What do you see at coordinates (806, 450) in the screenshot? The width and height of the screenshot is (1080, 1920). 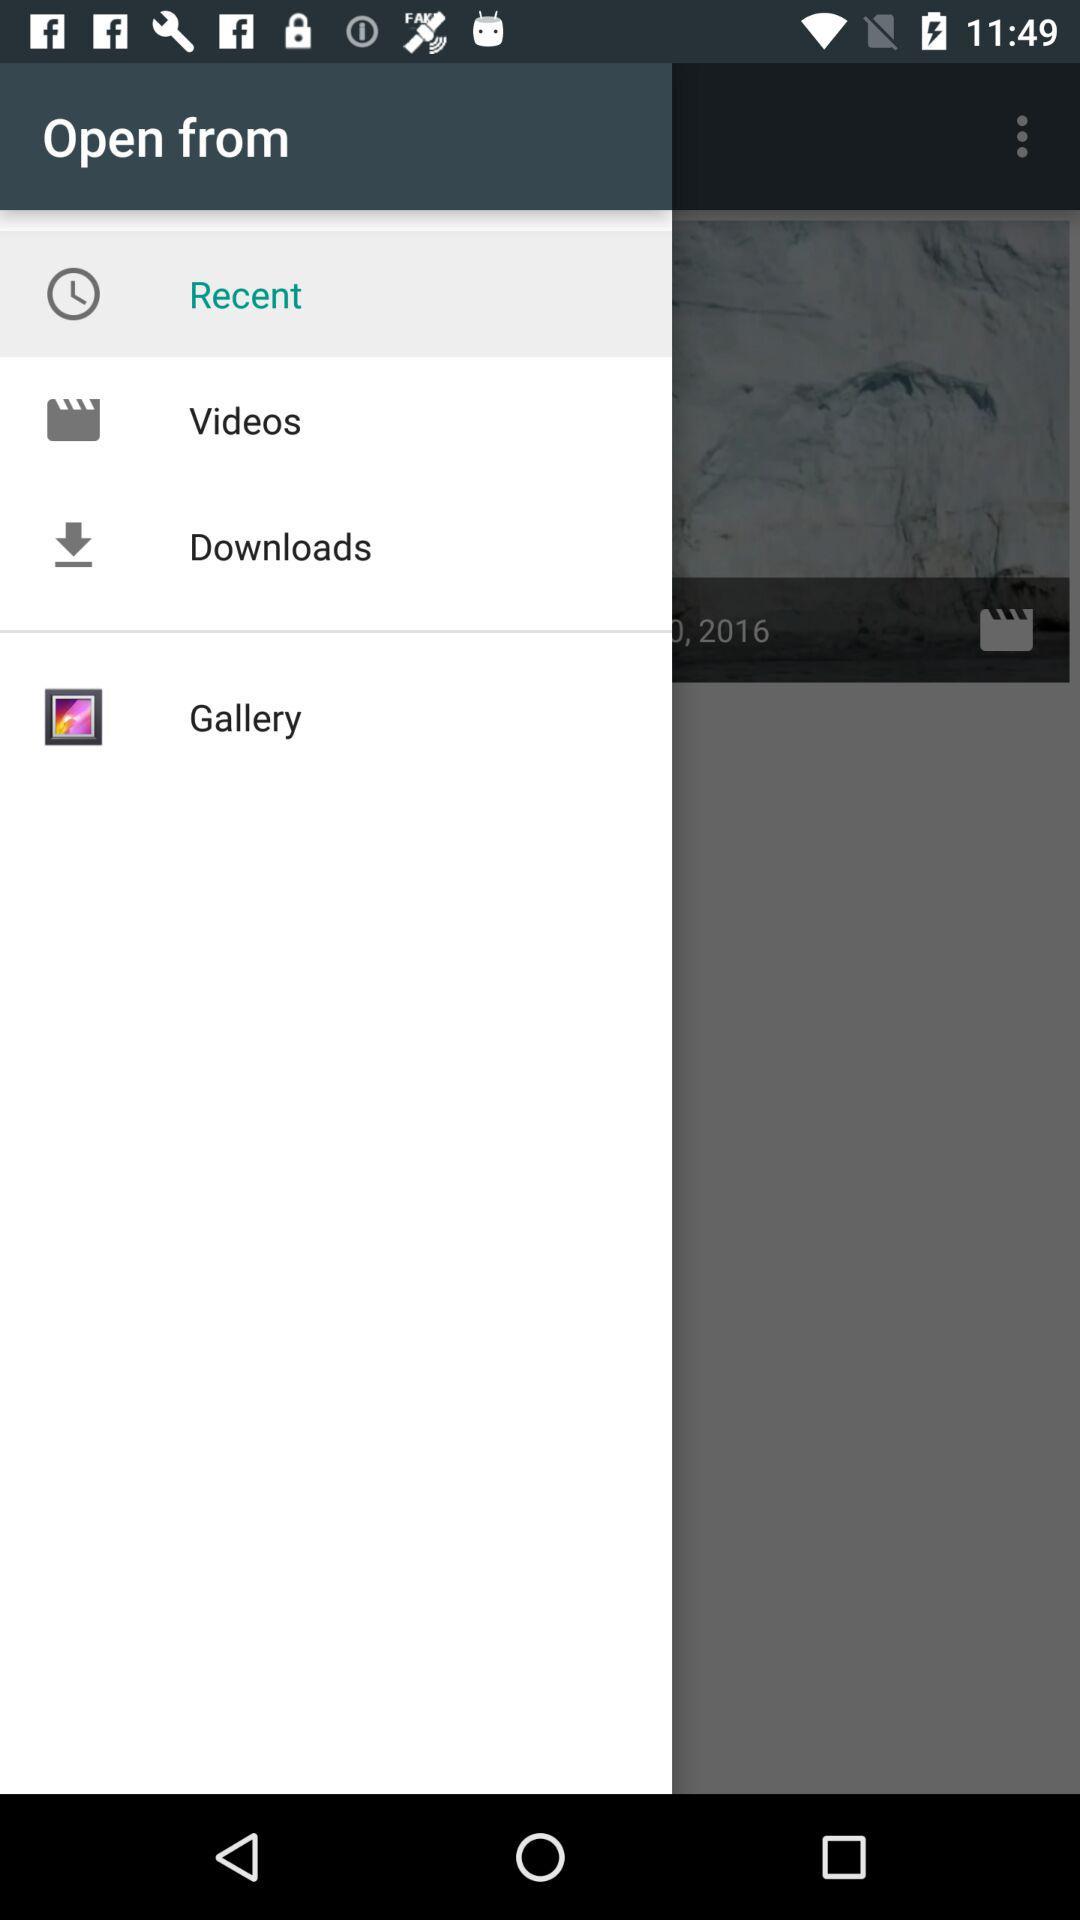 I see `option below the 3 dotted vertical line icon` at bounding box center [806, 450].